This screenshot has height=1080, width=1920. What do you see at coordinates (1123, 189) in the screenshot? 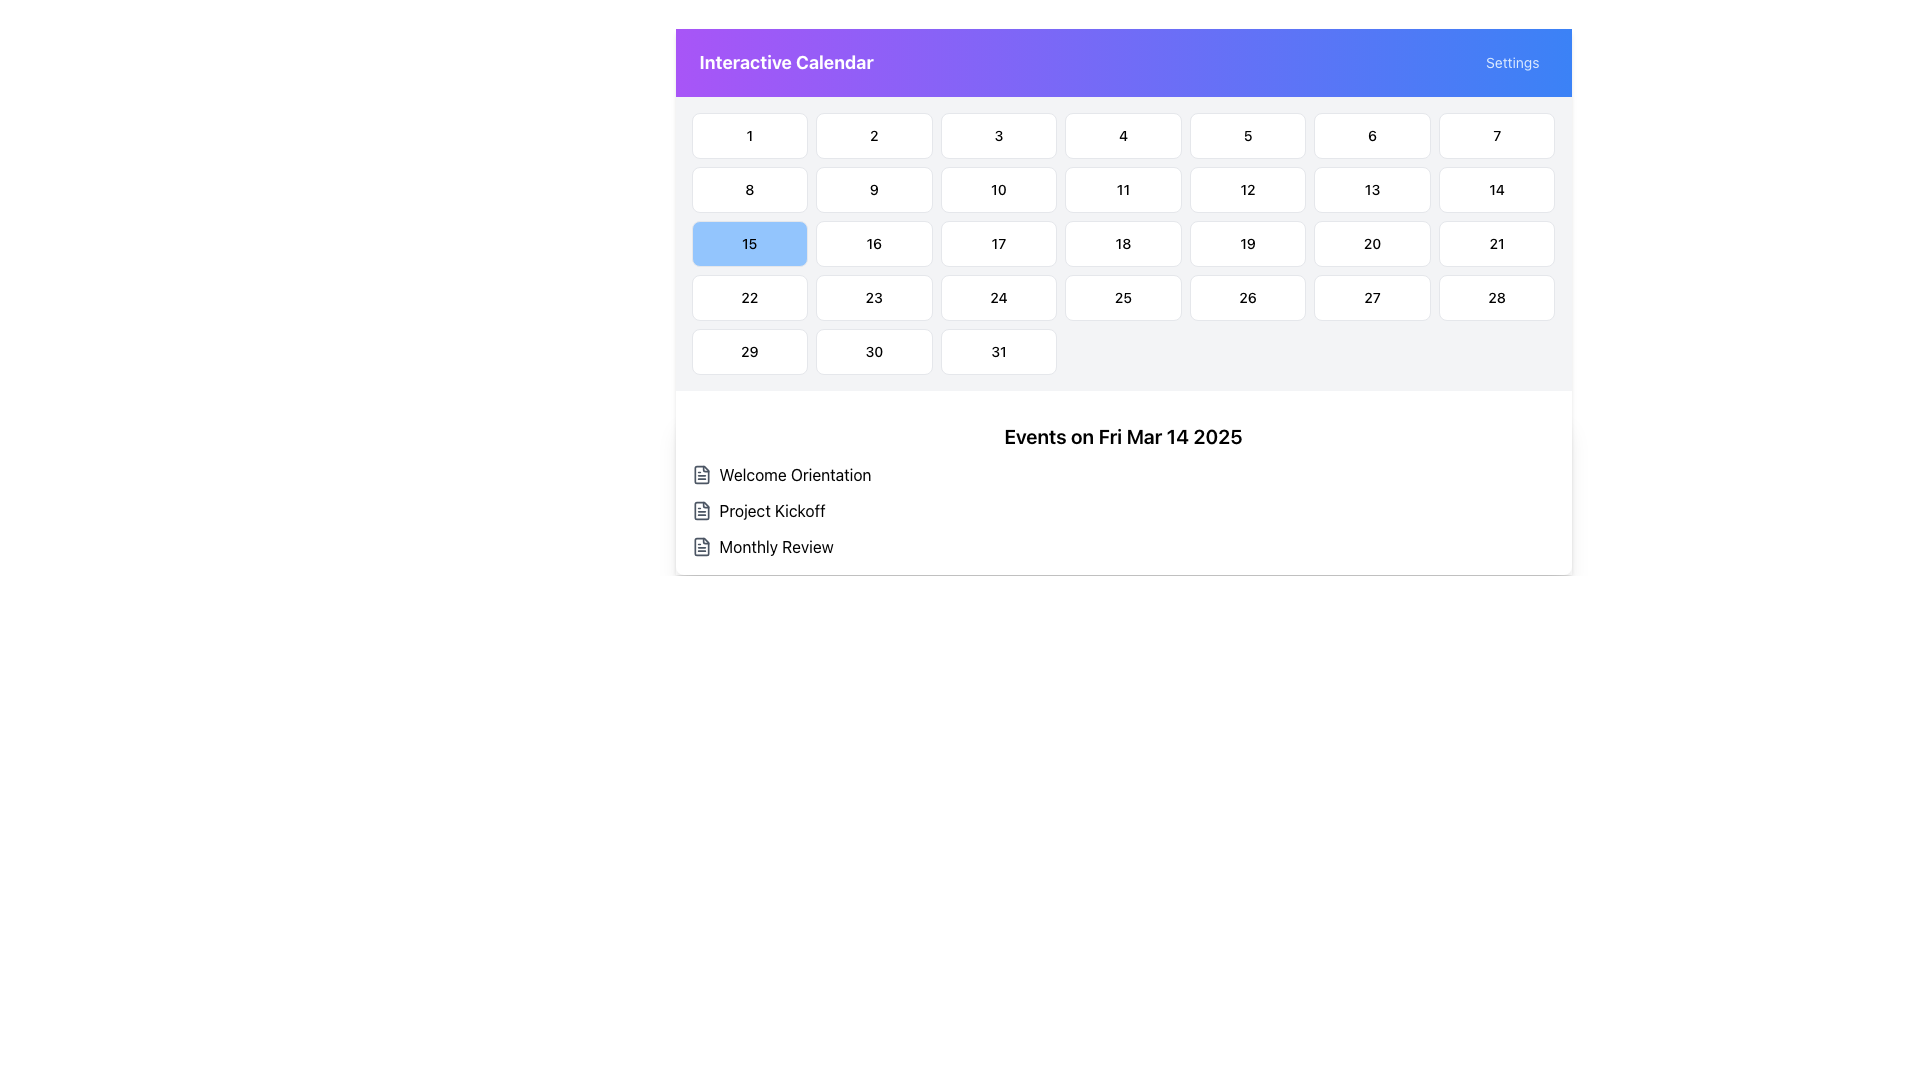
I see `the calendar day cell representing the eleventh day, positioned between the cells labeled '10' and '12', directly under 'Interactive Calendar'` at bounding box center [1123, 189].